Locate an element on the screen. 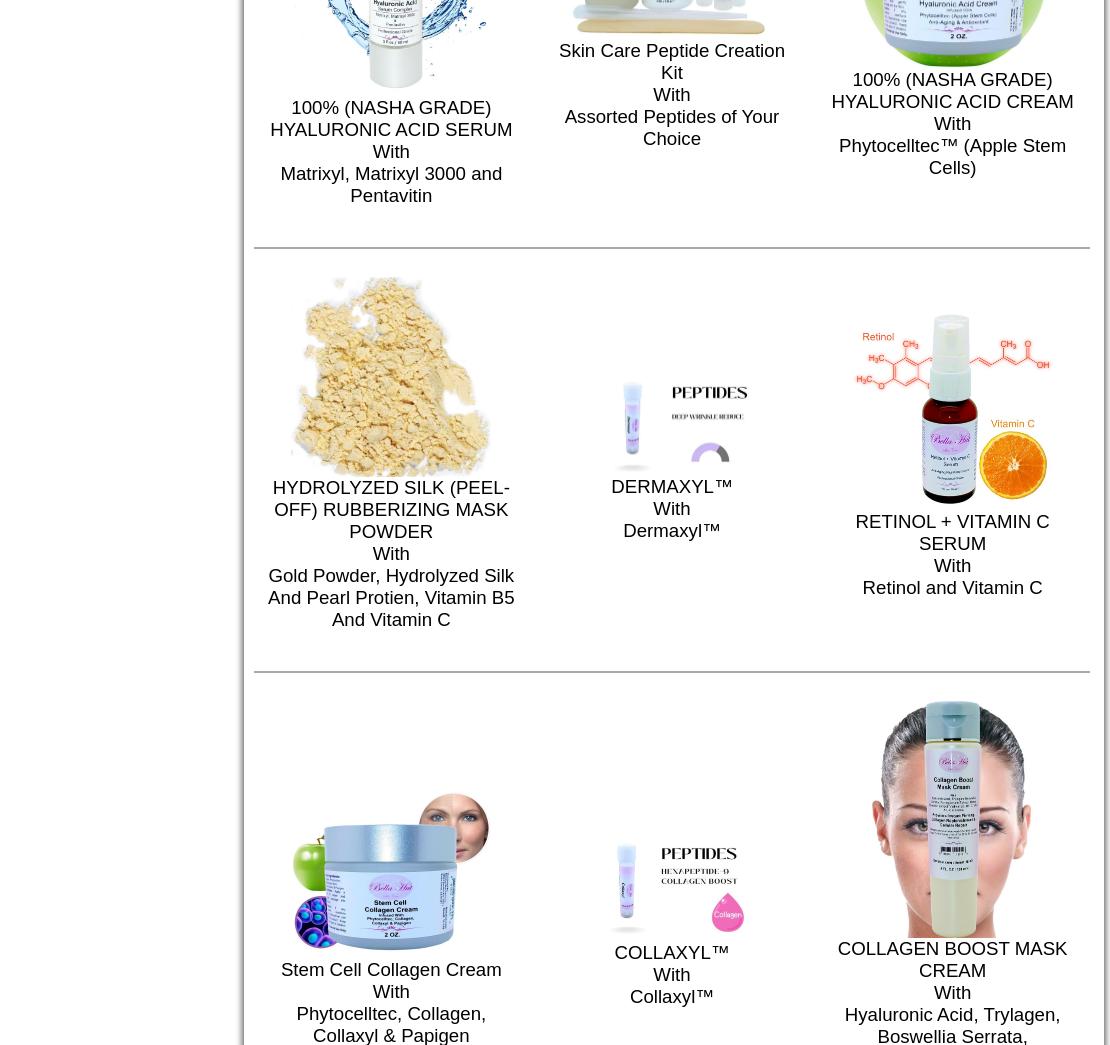 Image resolution: width=1110 pixels, height=1045 pixels. 'RETINOL + VITAMIN C SERUM' is located at coordinates (951, 531).